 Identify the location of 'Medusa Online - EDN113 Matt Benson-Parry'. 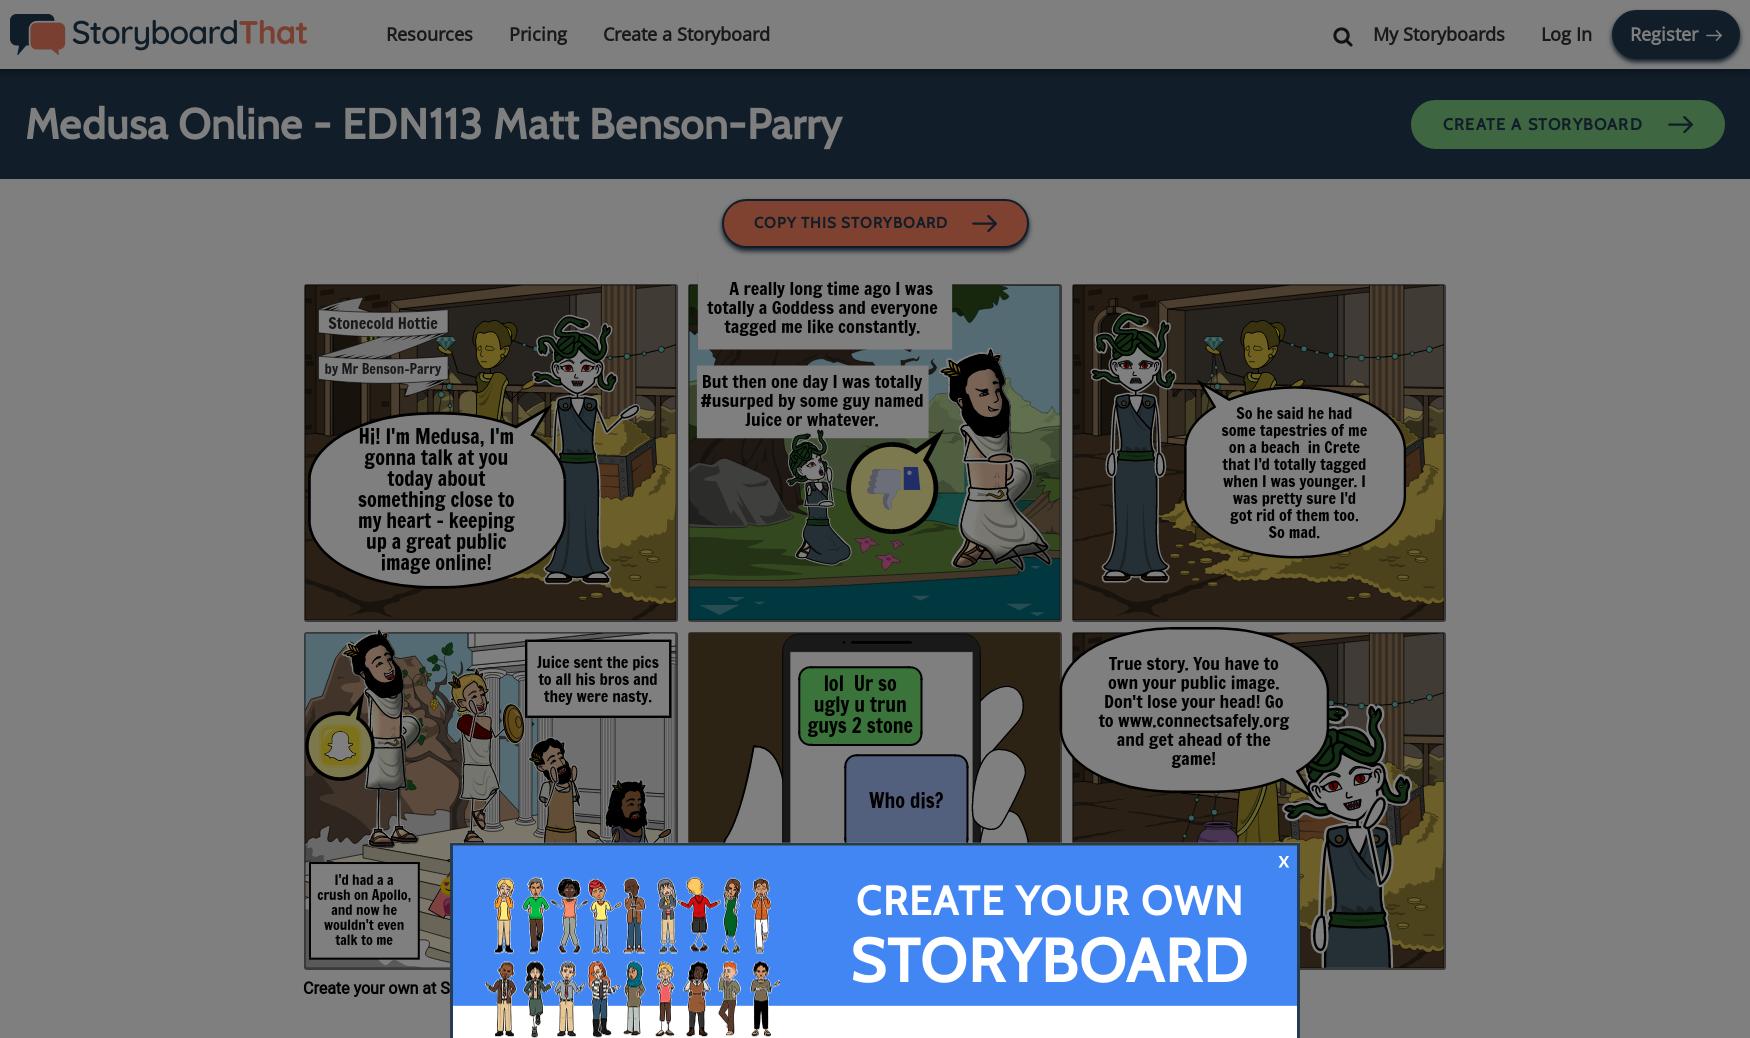
(24, 123).